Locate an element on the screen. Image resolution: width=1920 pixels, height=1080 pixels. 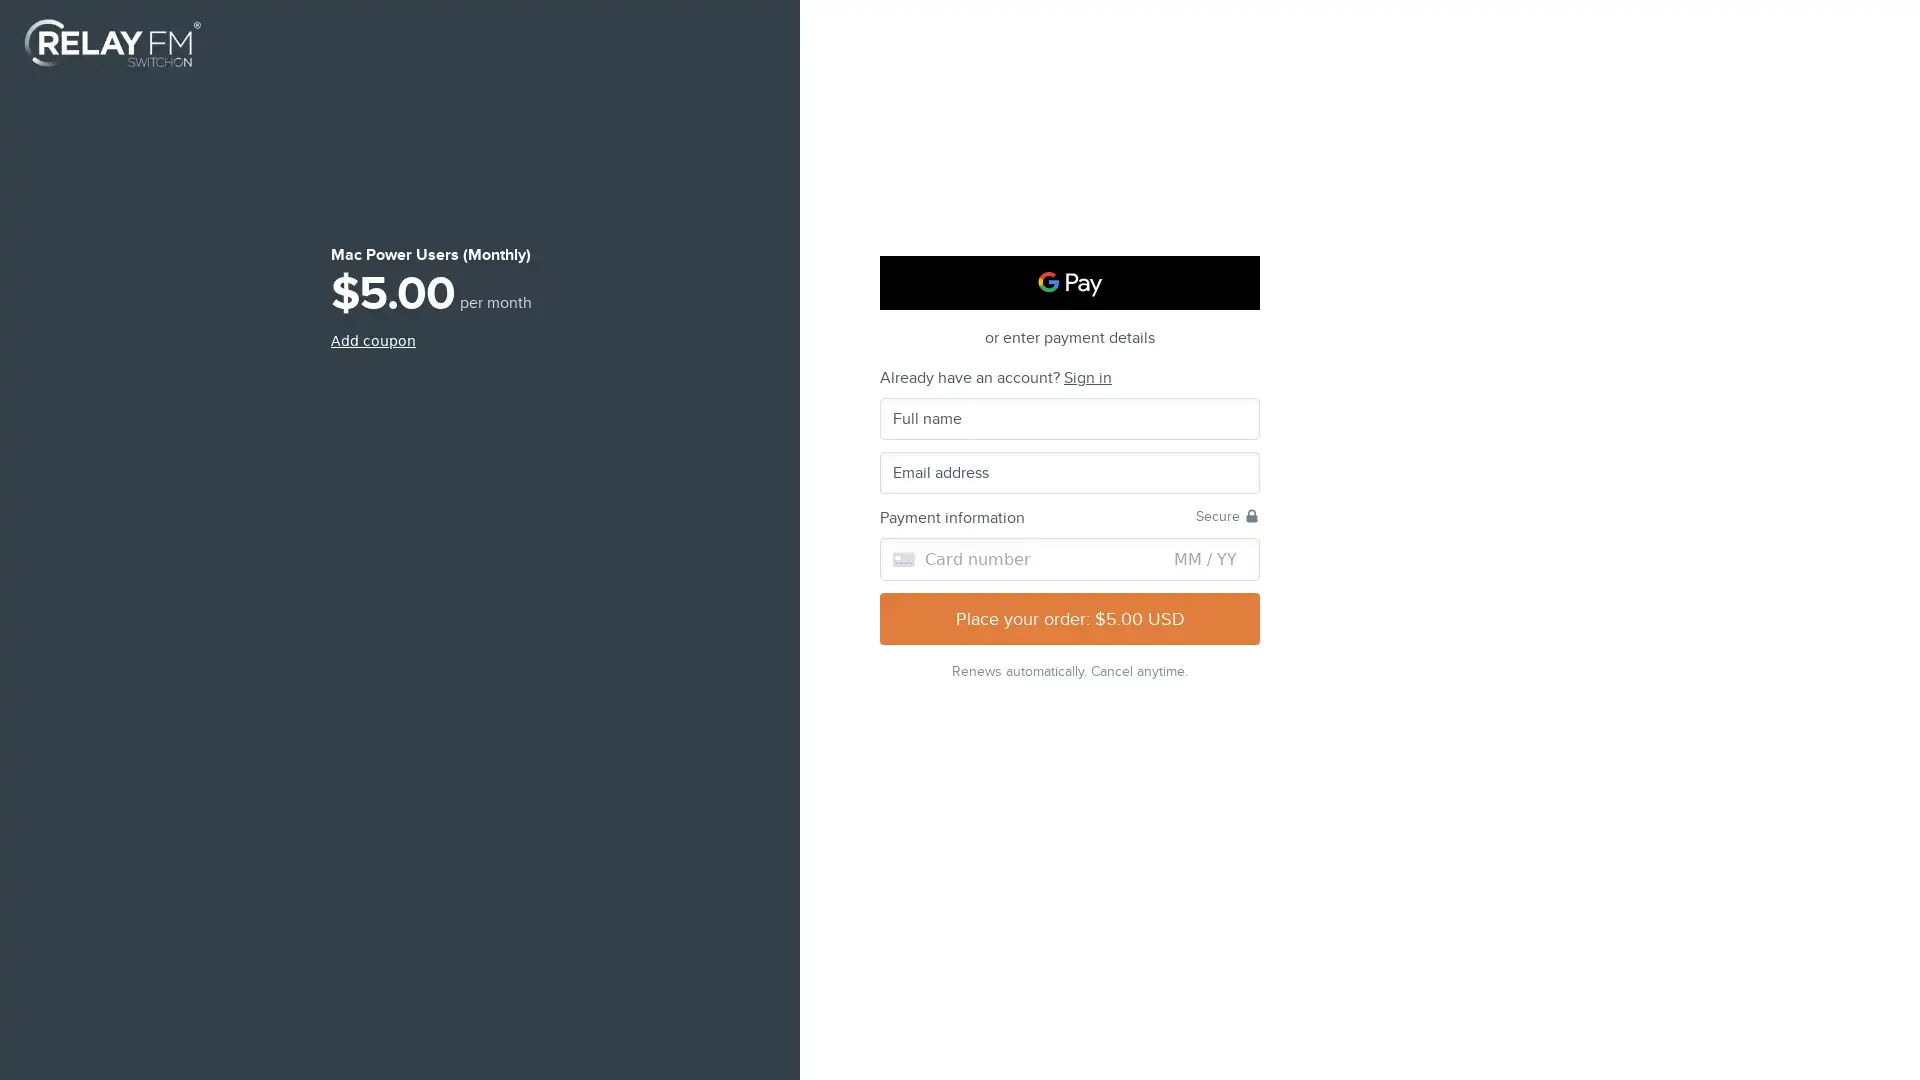
Add coupon is located at coordinates (373, 339).